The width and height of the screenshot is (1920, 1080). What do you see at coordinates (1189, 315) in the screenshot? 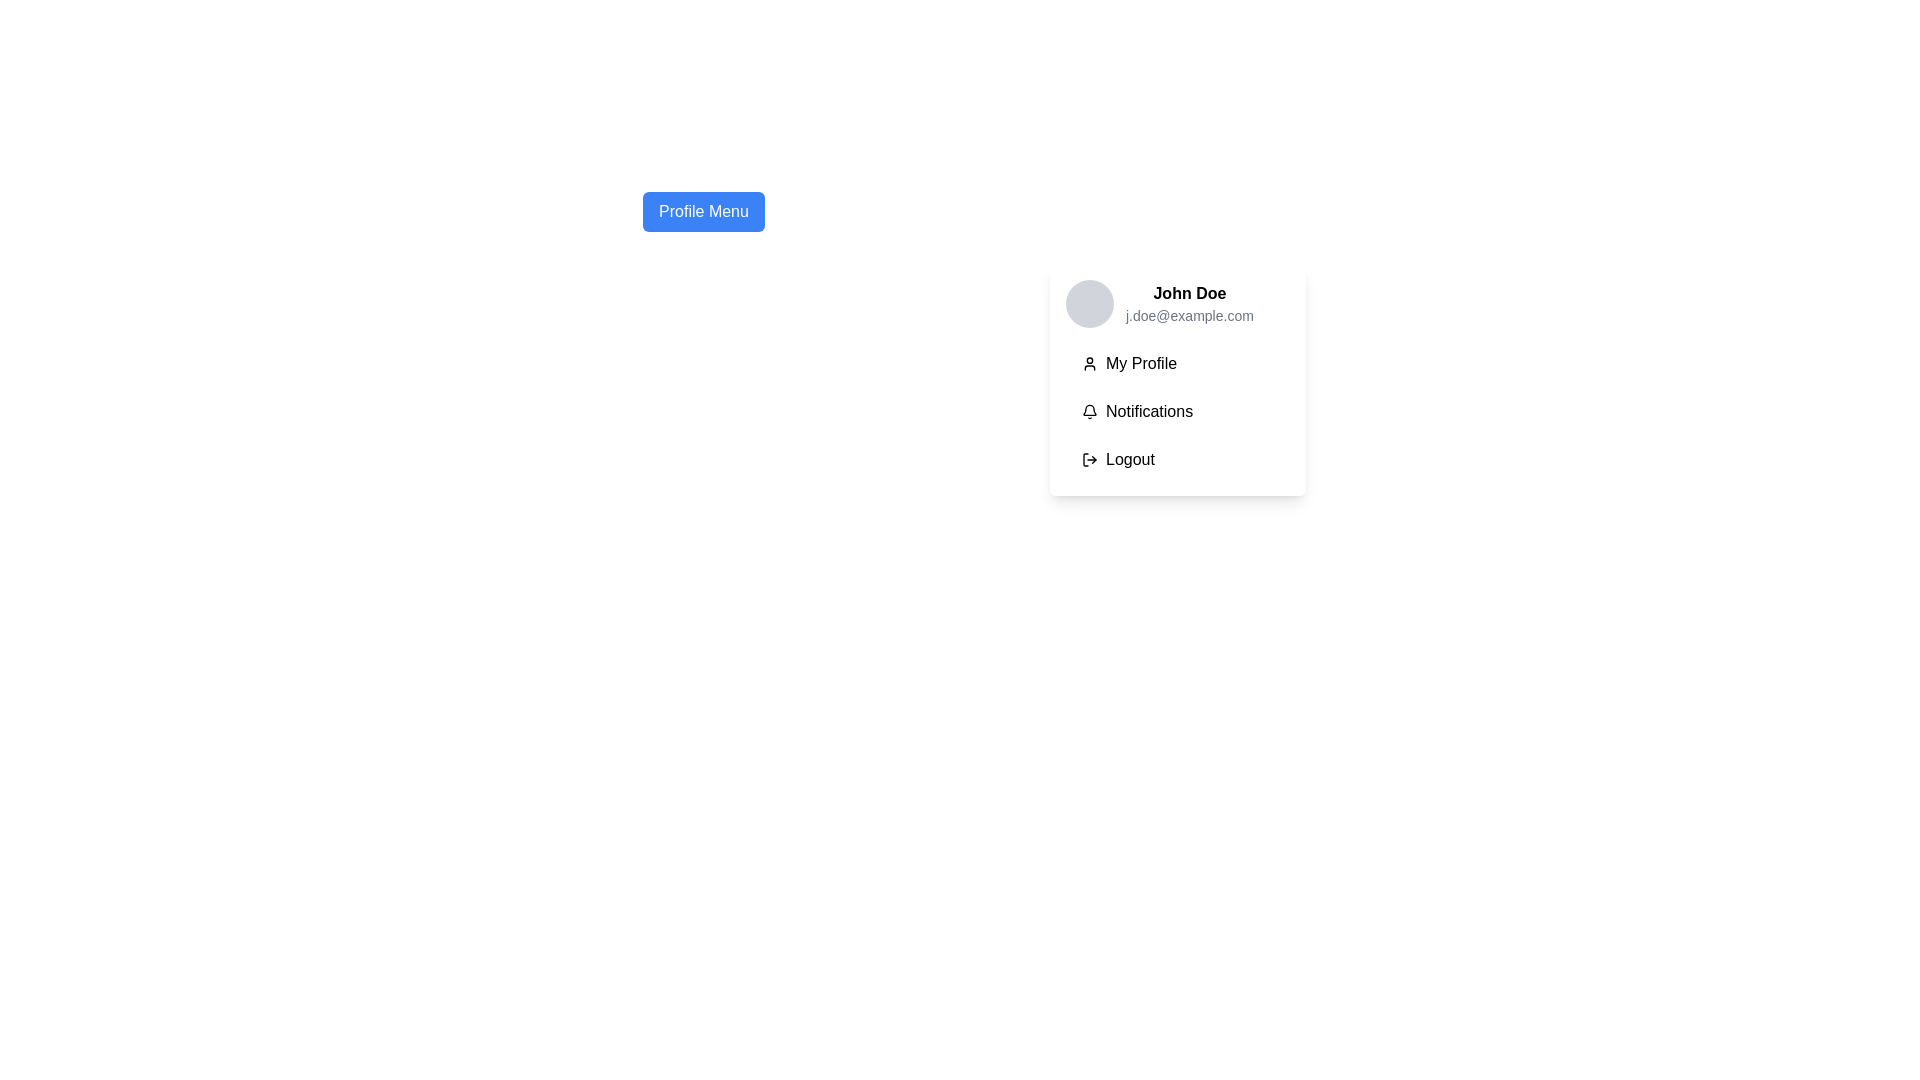
I see `the email address label displaying 'j.doe@example.com' located directly below the name 'John Doe' in the profile menu` at bounding box center [1189, 315].